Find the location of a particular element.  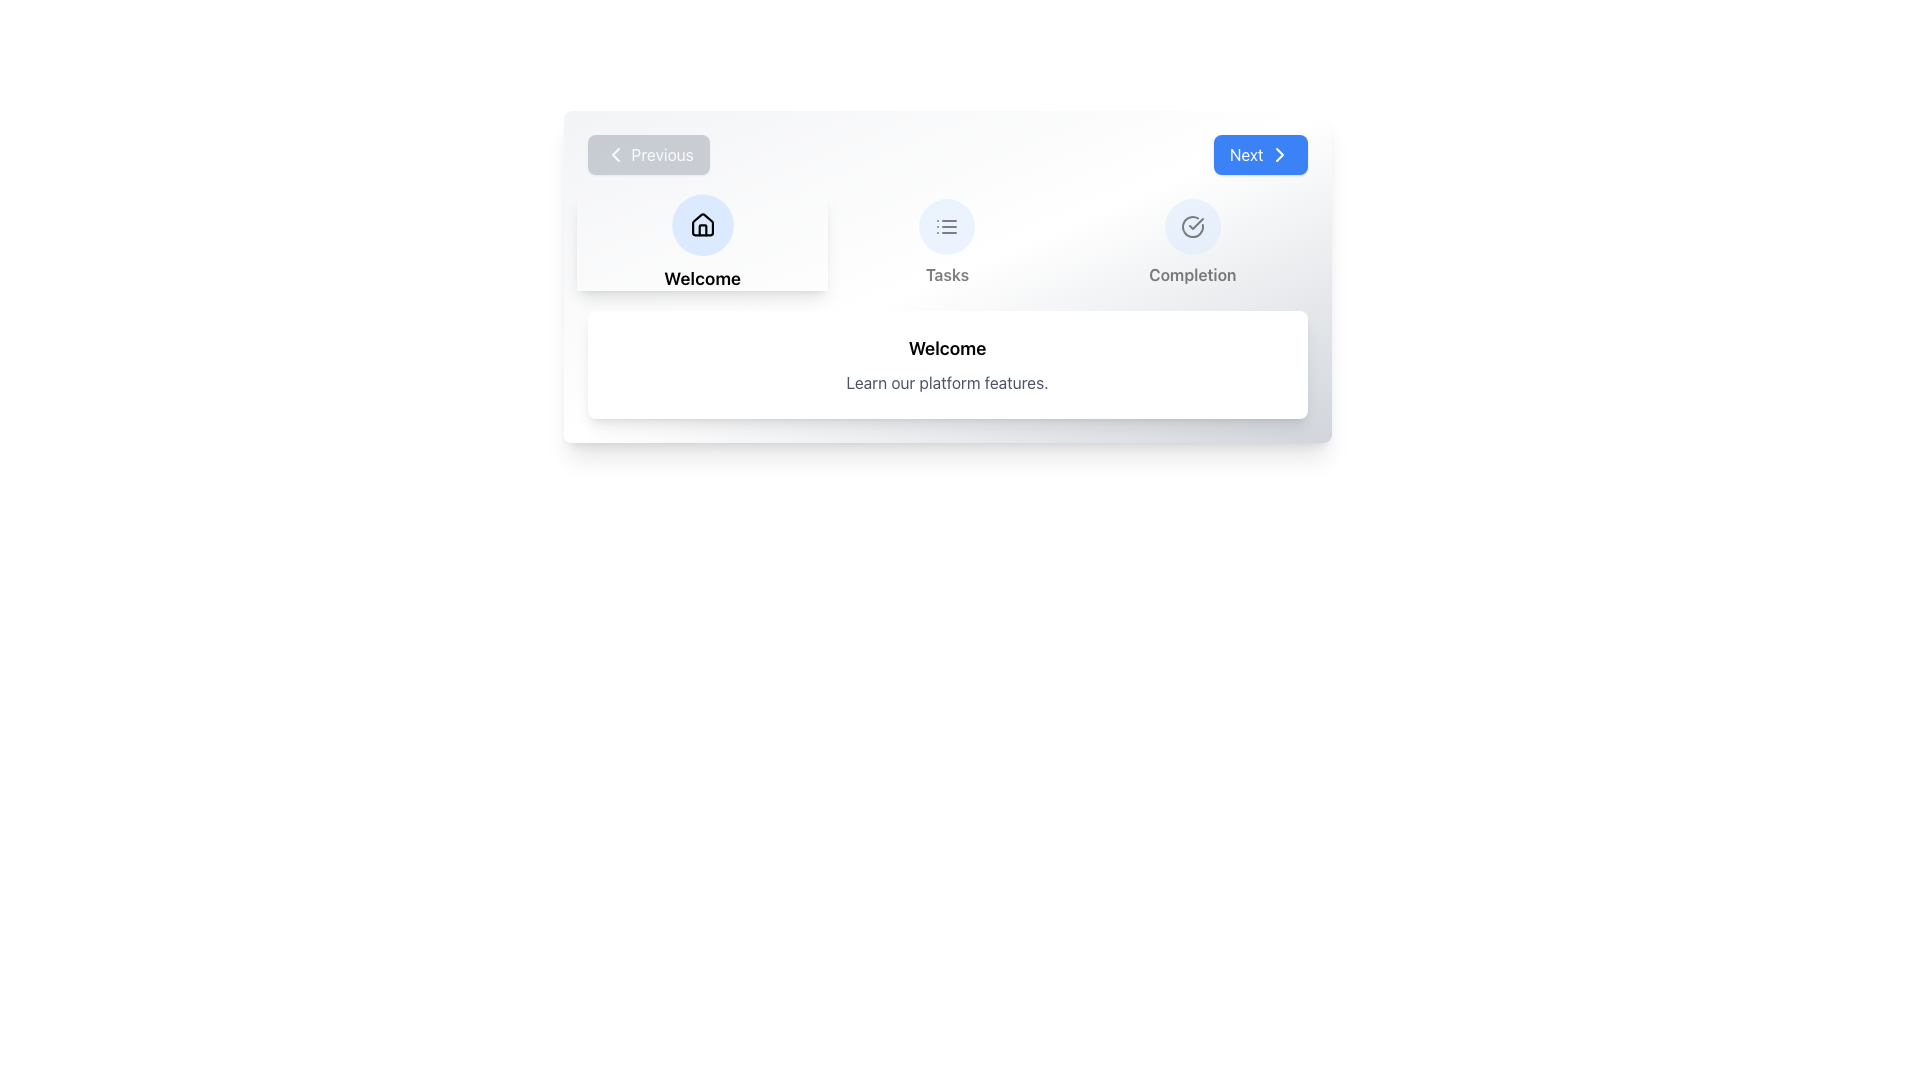

the house icon labeled 'Welcome' which is the first element in a horizontally aligned grid layout is located at coordinates (702, 242).